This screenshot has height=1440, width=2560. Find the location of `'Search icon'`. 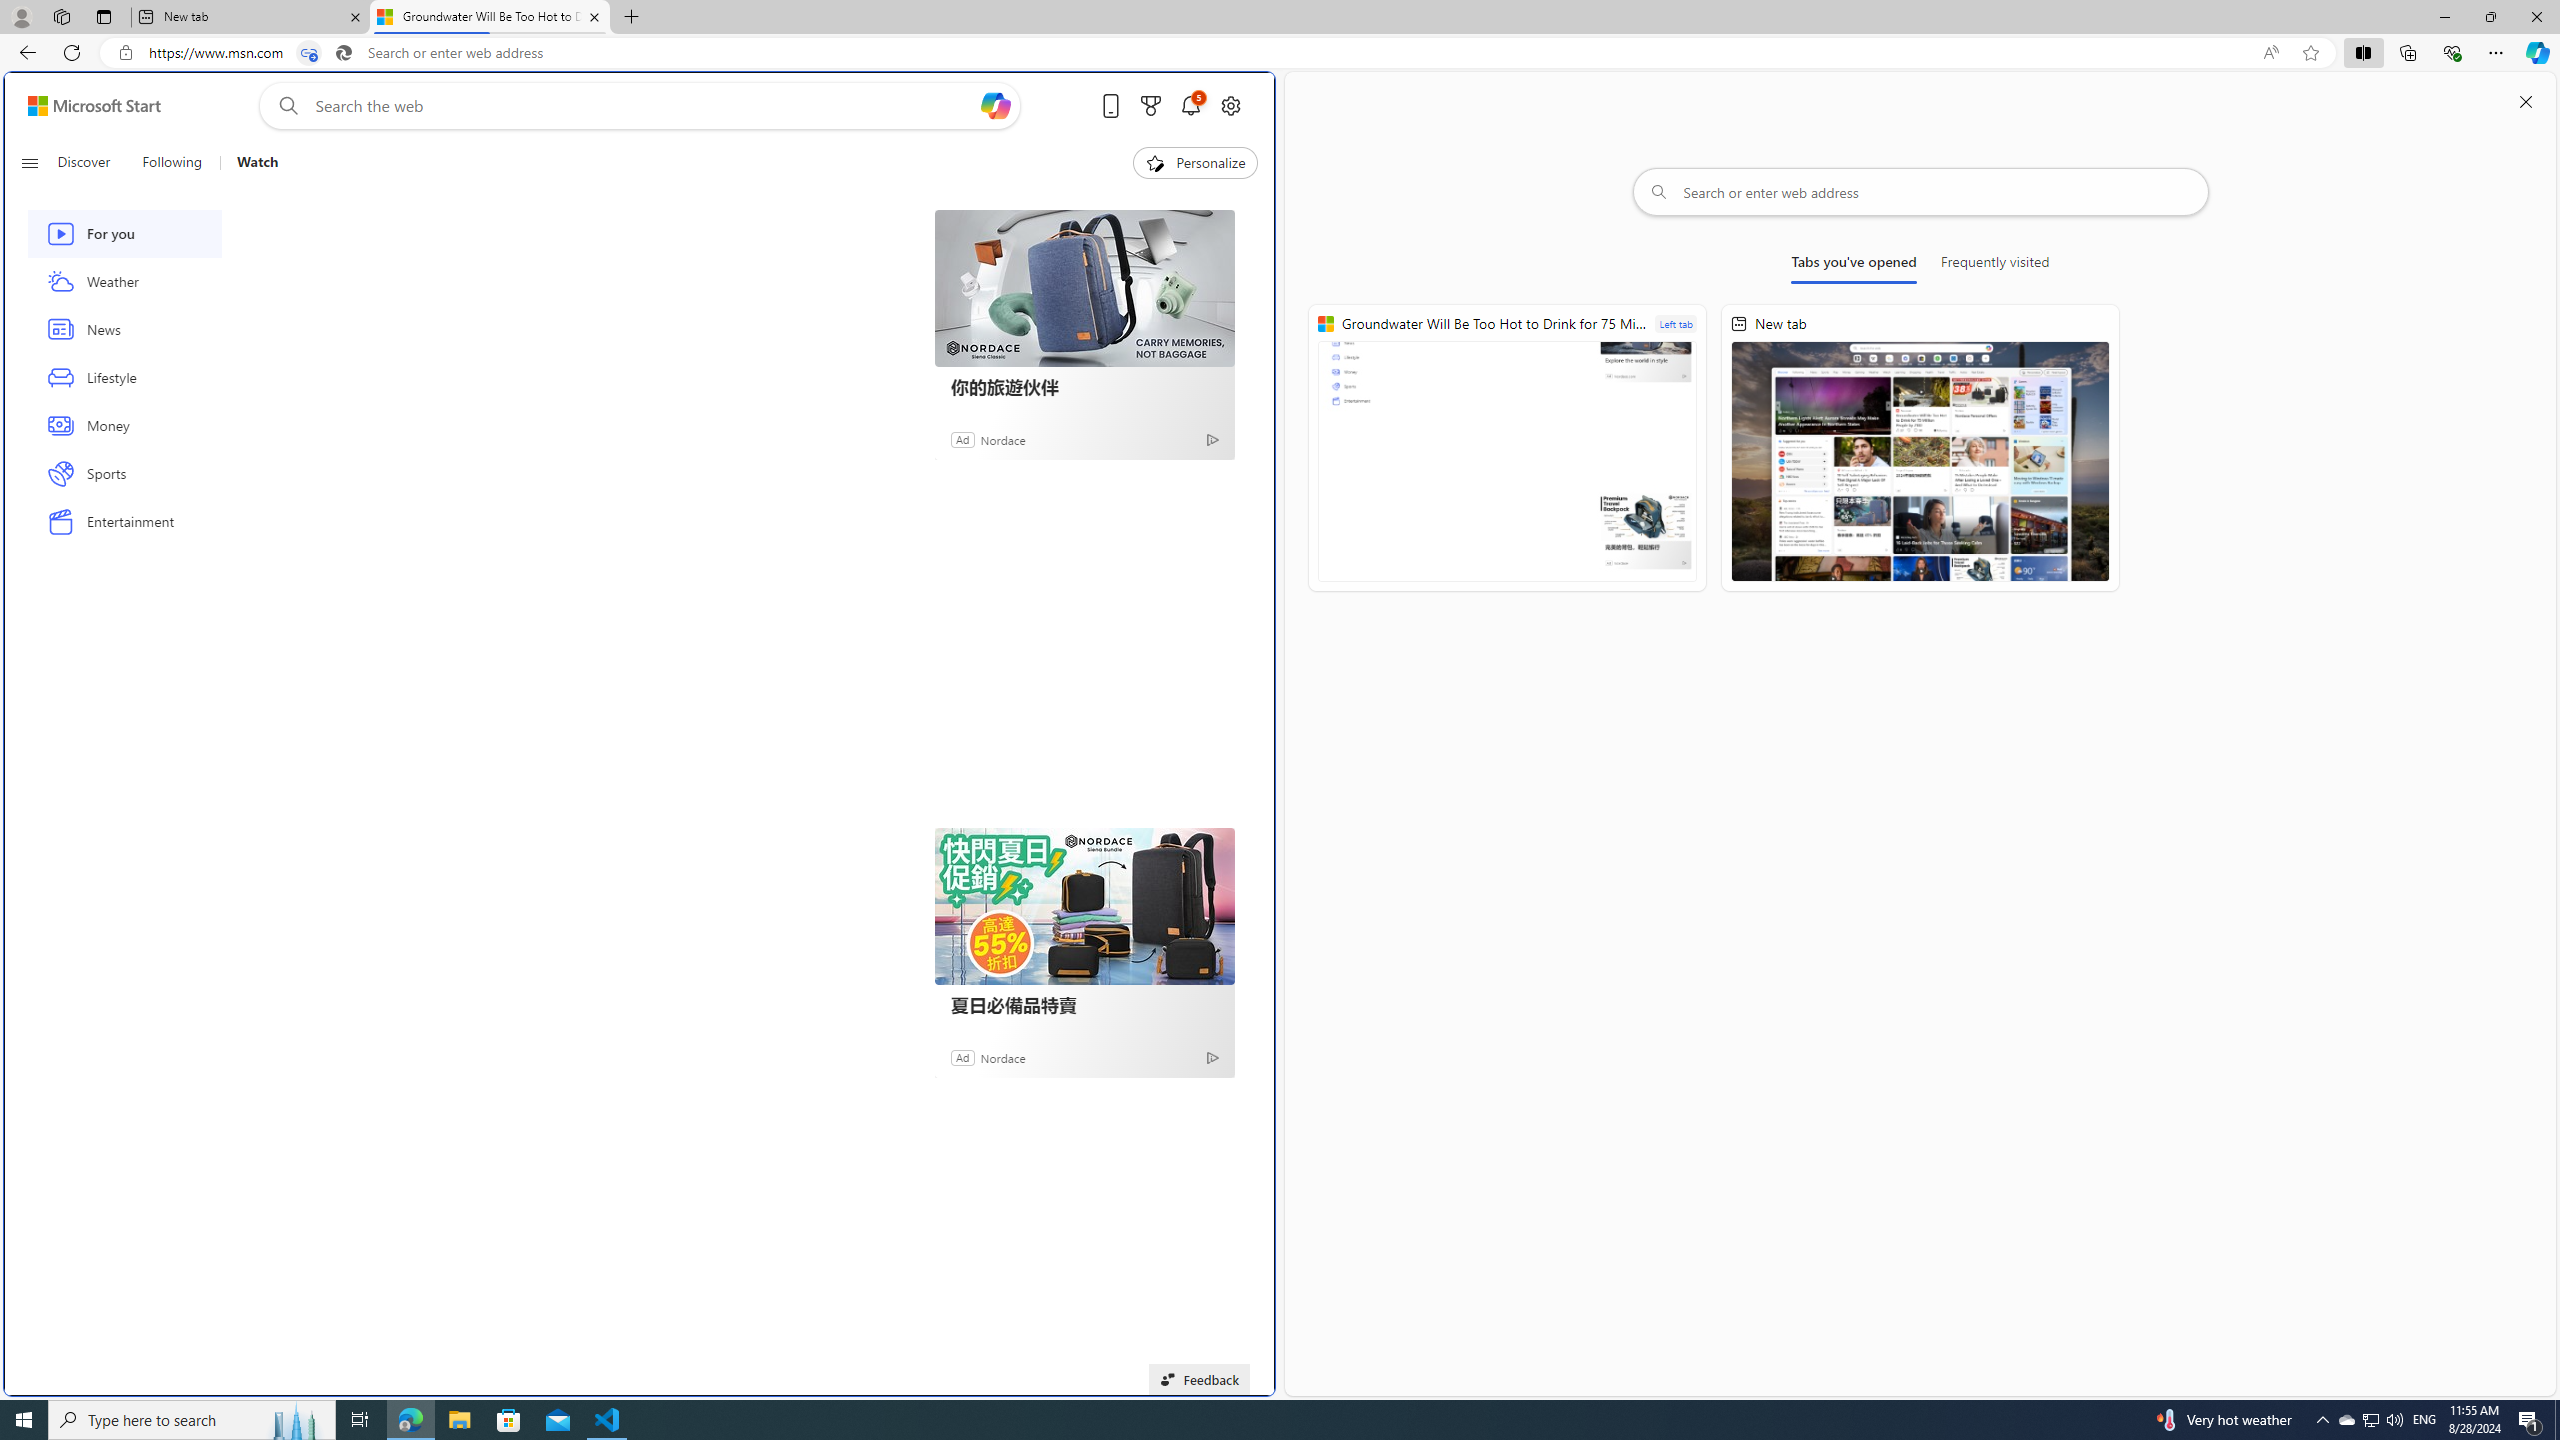

'Search icon' is located at coordinates (343, 53).